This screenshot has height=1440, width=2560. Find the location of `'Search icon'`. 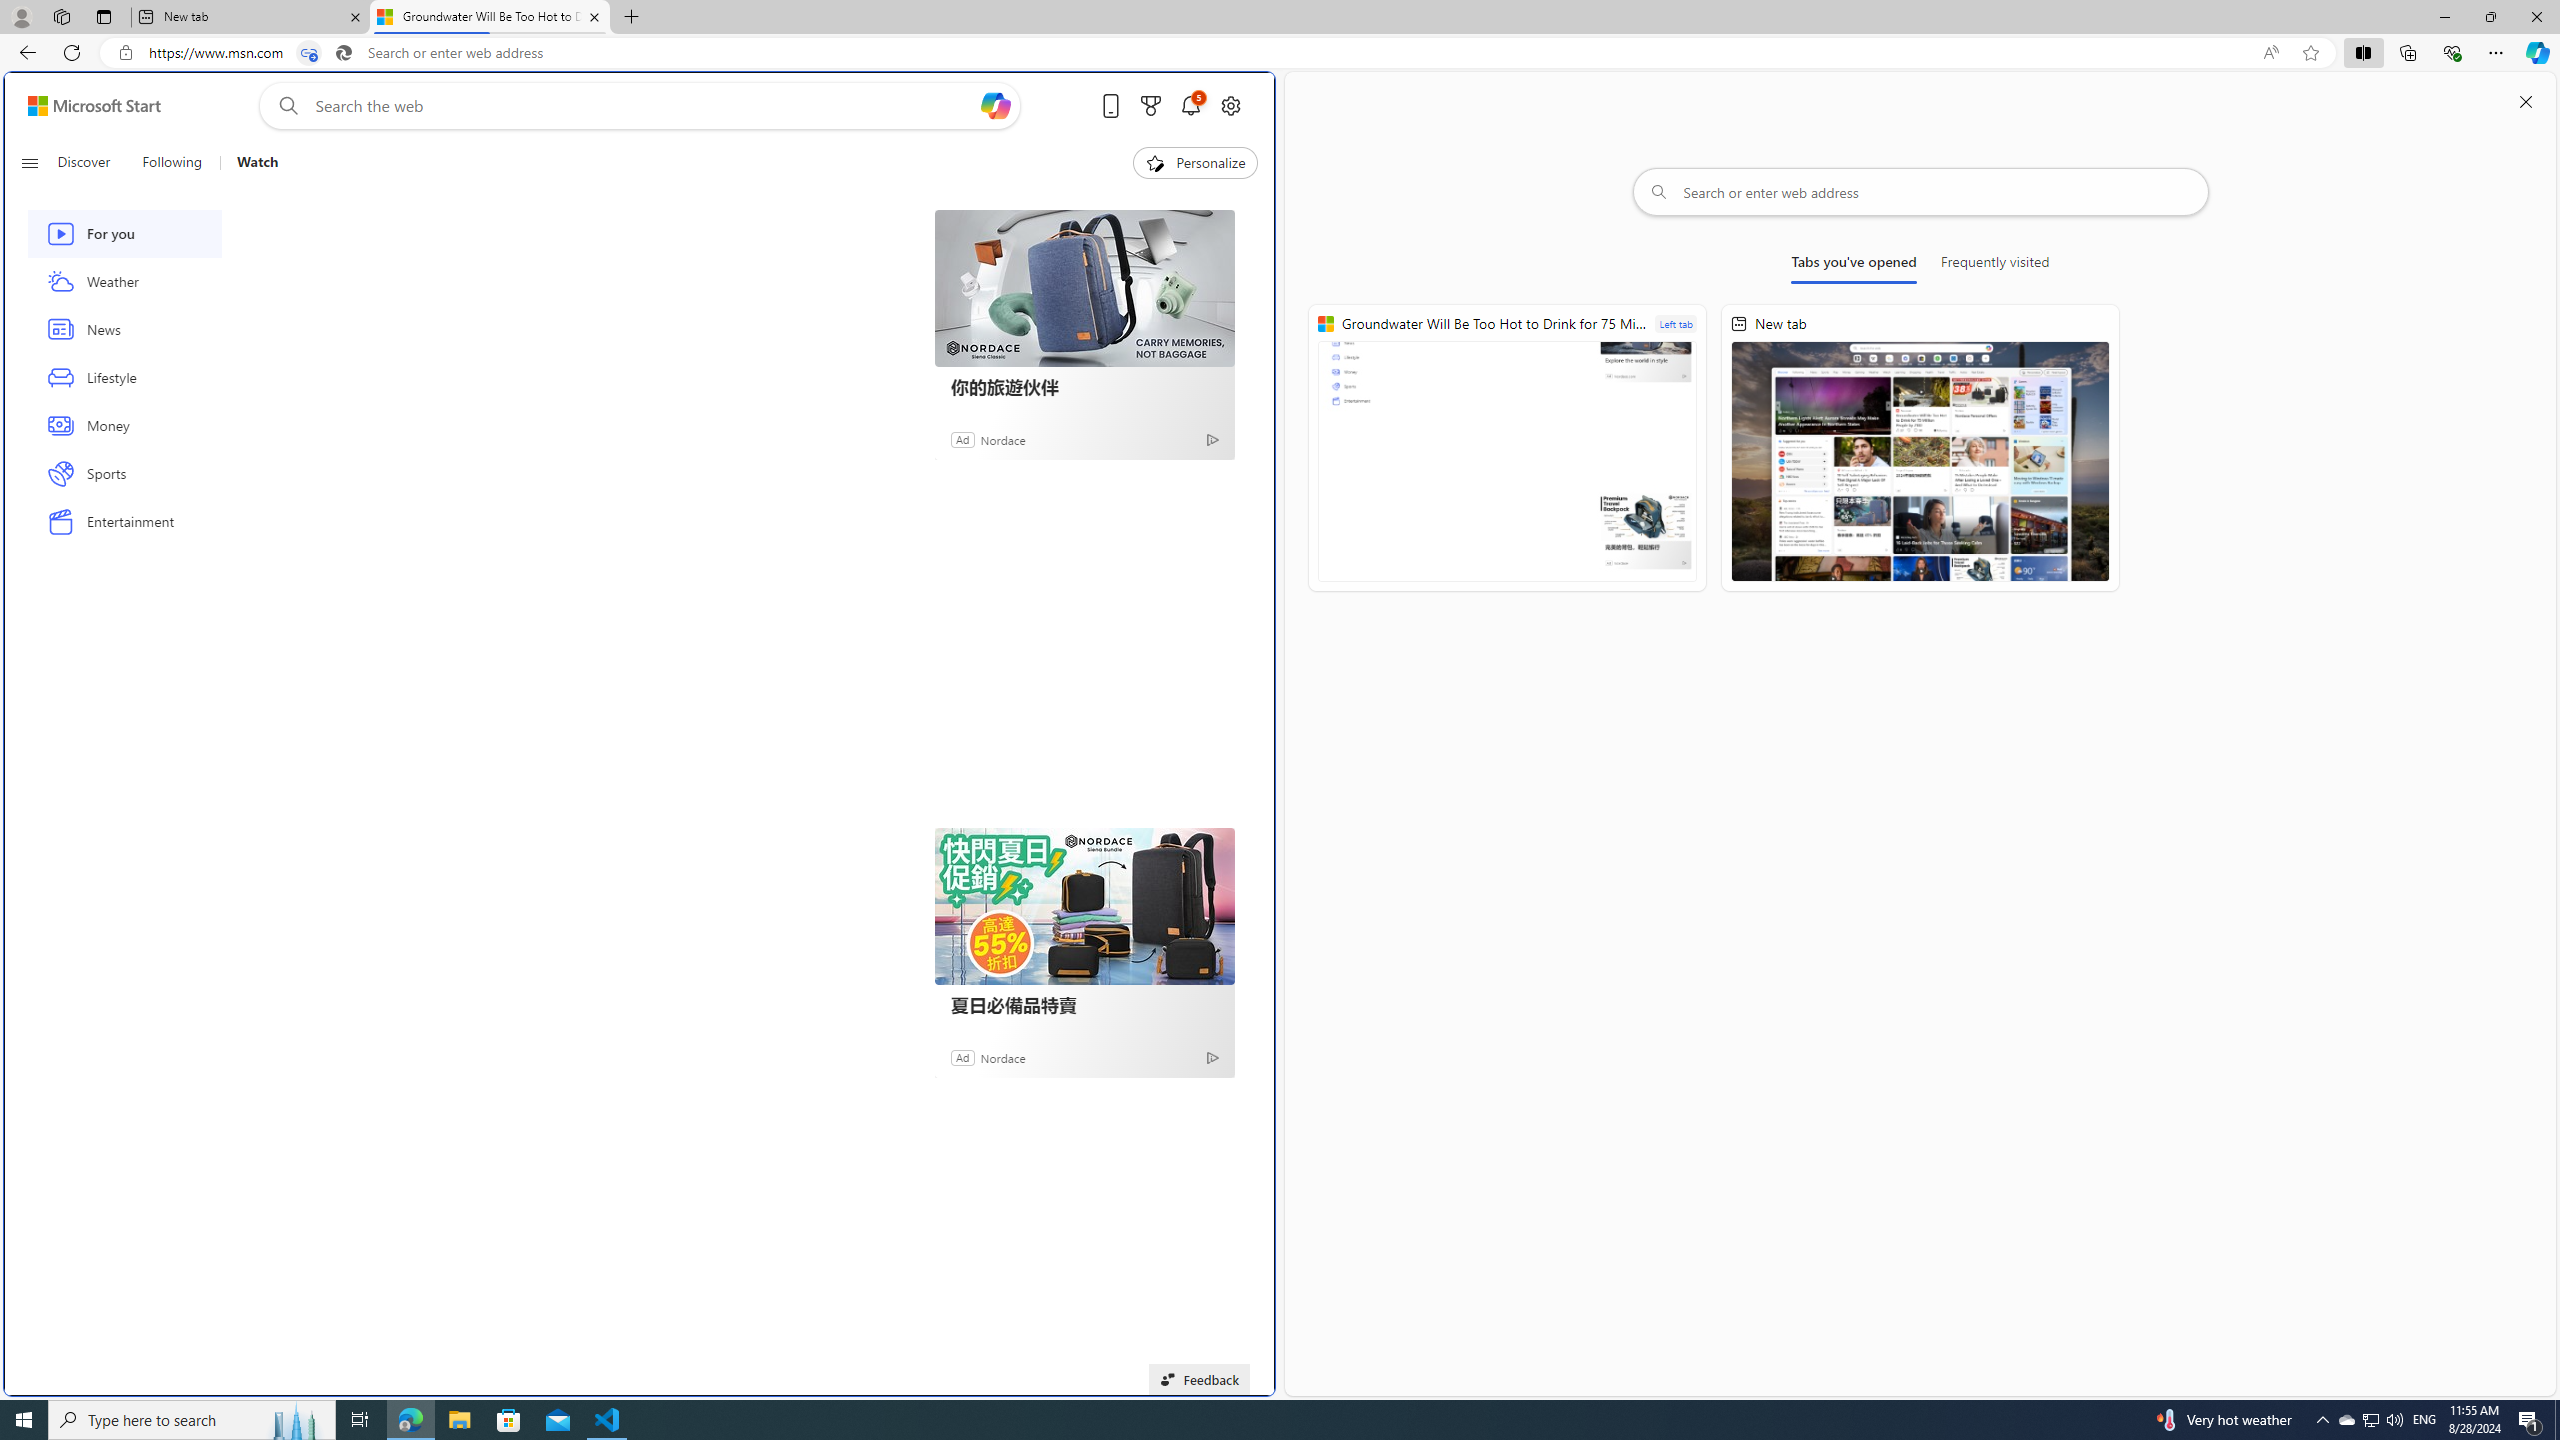

'Search icon' is located at coordinates (343, 53).